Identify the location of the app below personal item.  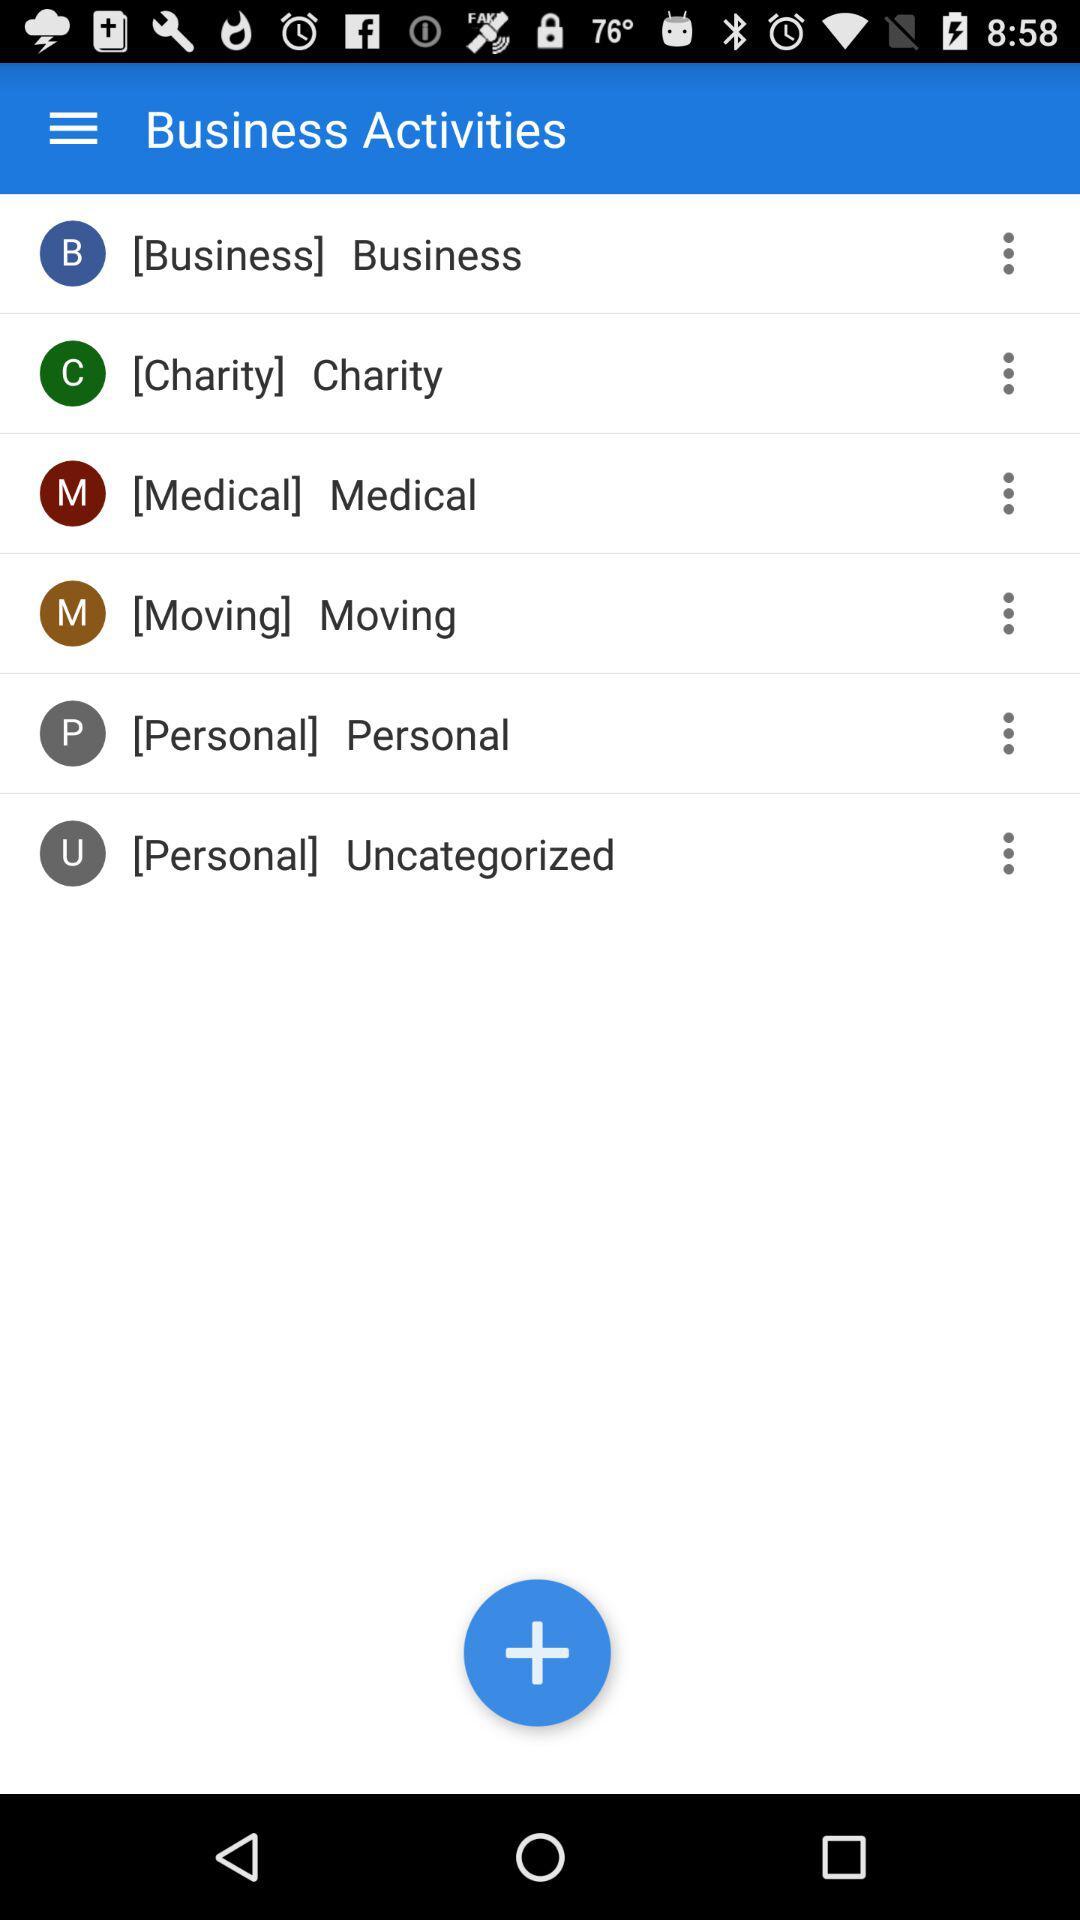
(480, 853).